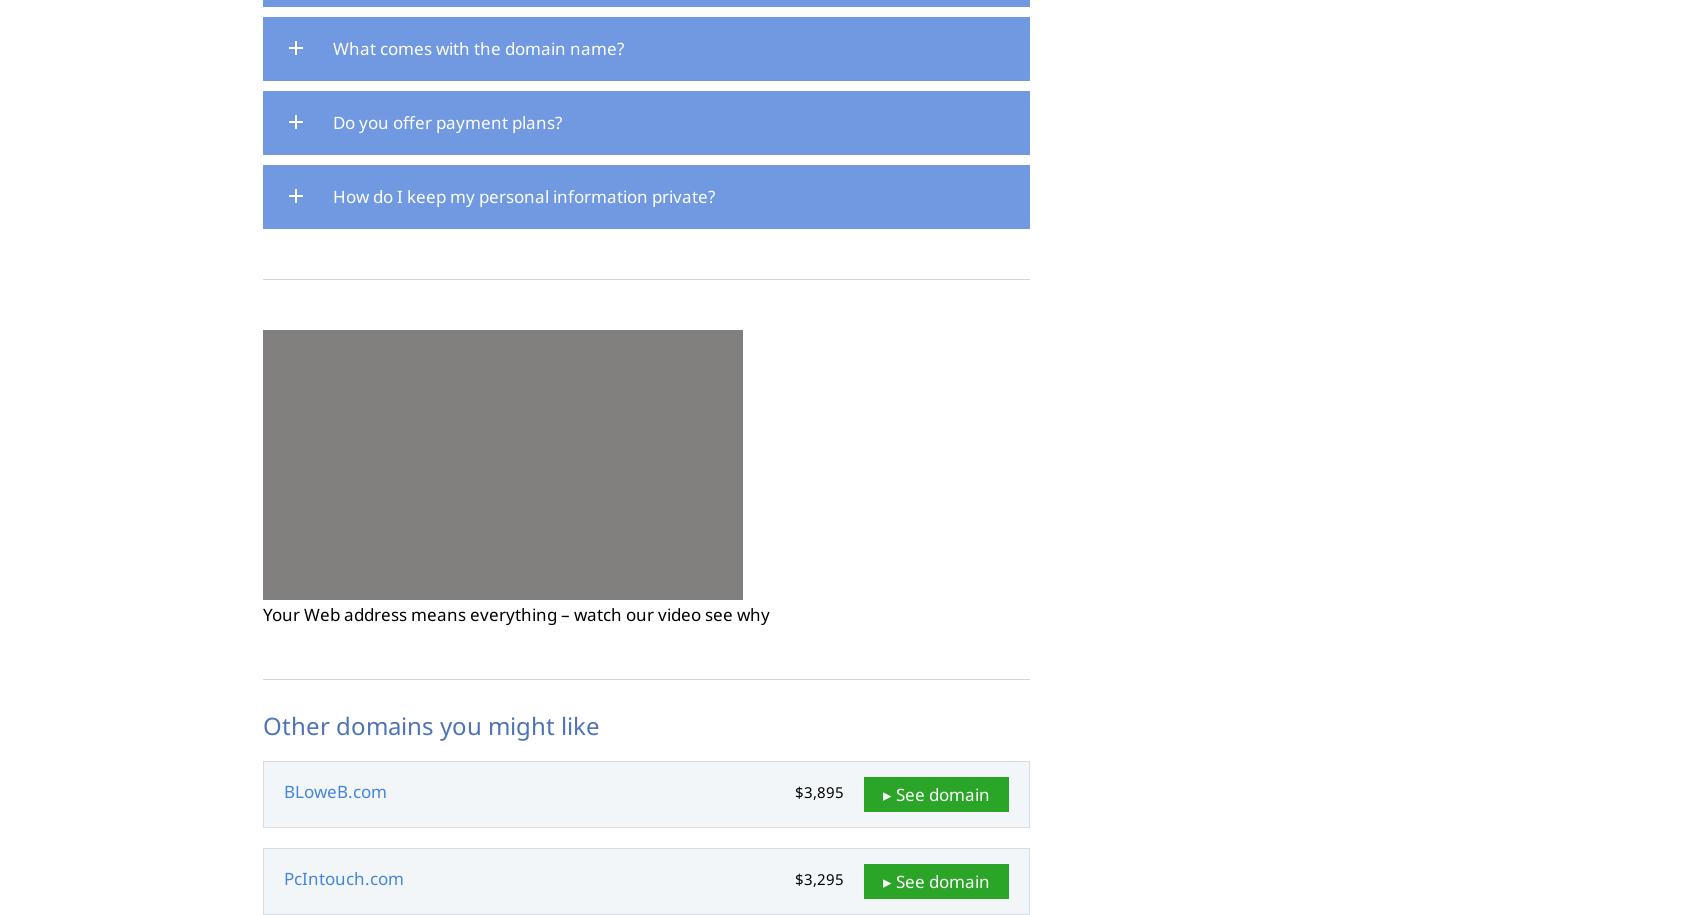  What do you see at coordinates (476, 48) in the screenshot?
I see `'What comes with the domain name?'` at bounding box center [476, 48].